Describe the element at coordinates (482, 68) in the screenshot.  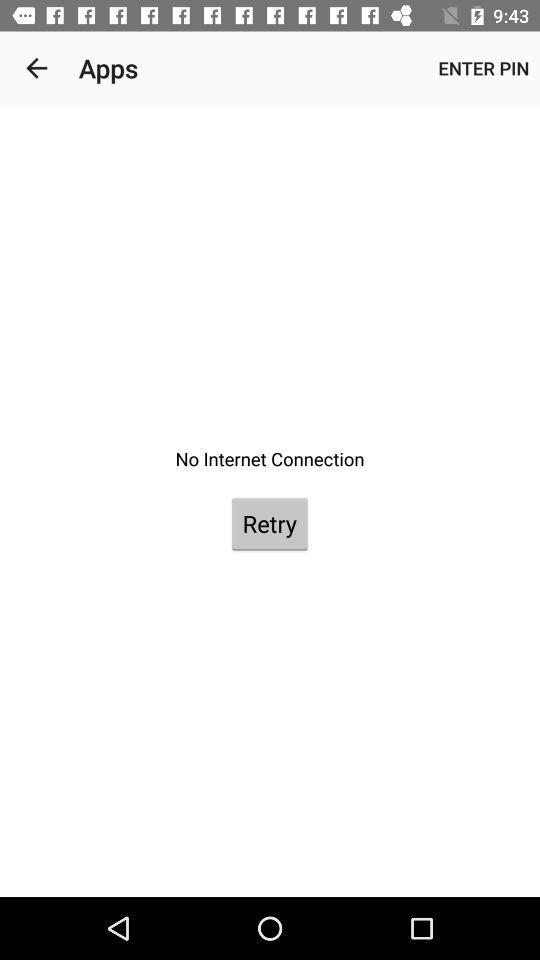
I see `enter pin at the top right corner` at that location.